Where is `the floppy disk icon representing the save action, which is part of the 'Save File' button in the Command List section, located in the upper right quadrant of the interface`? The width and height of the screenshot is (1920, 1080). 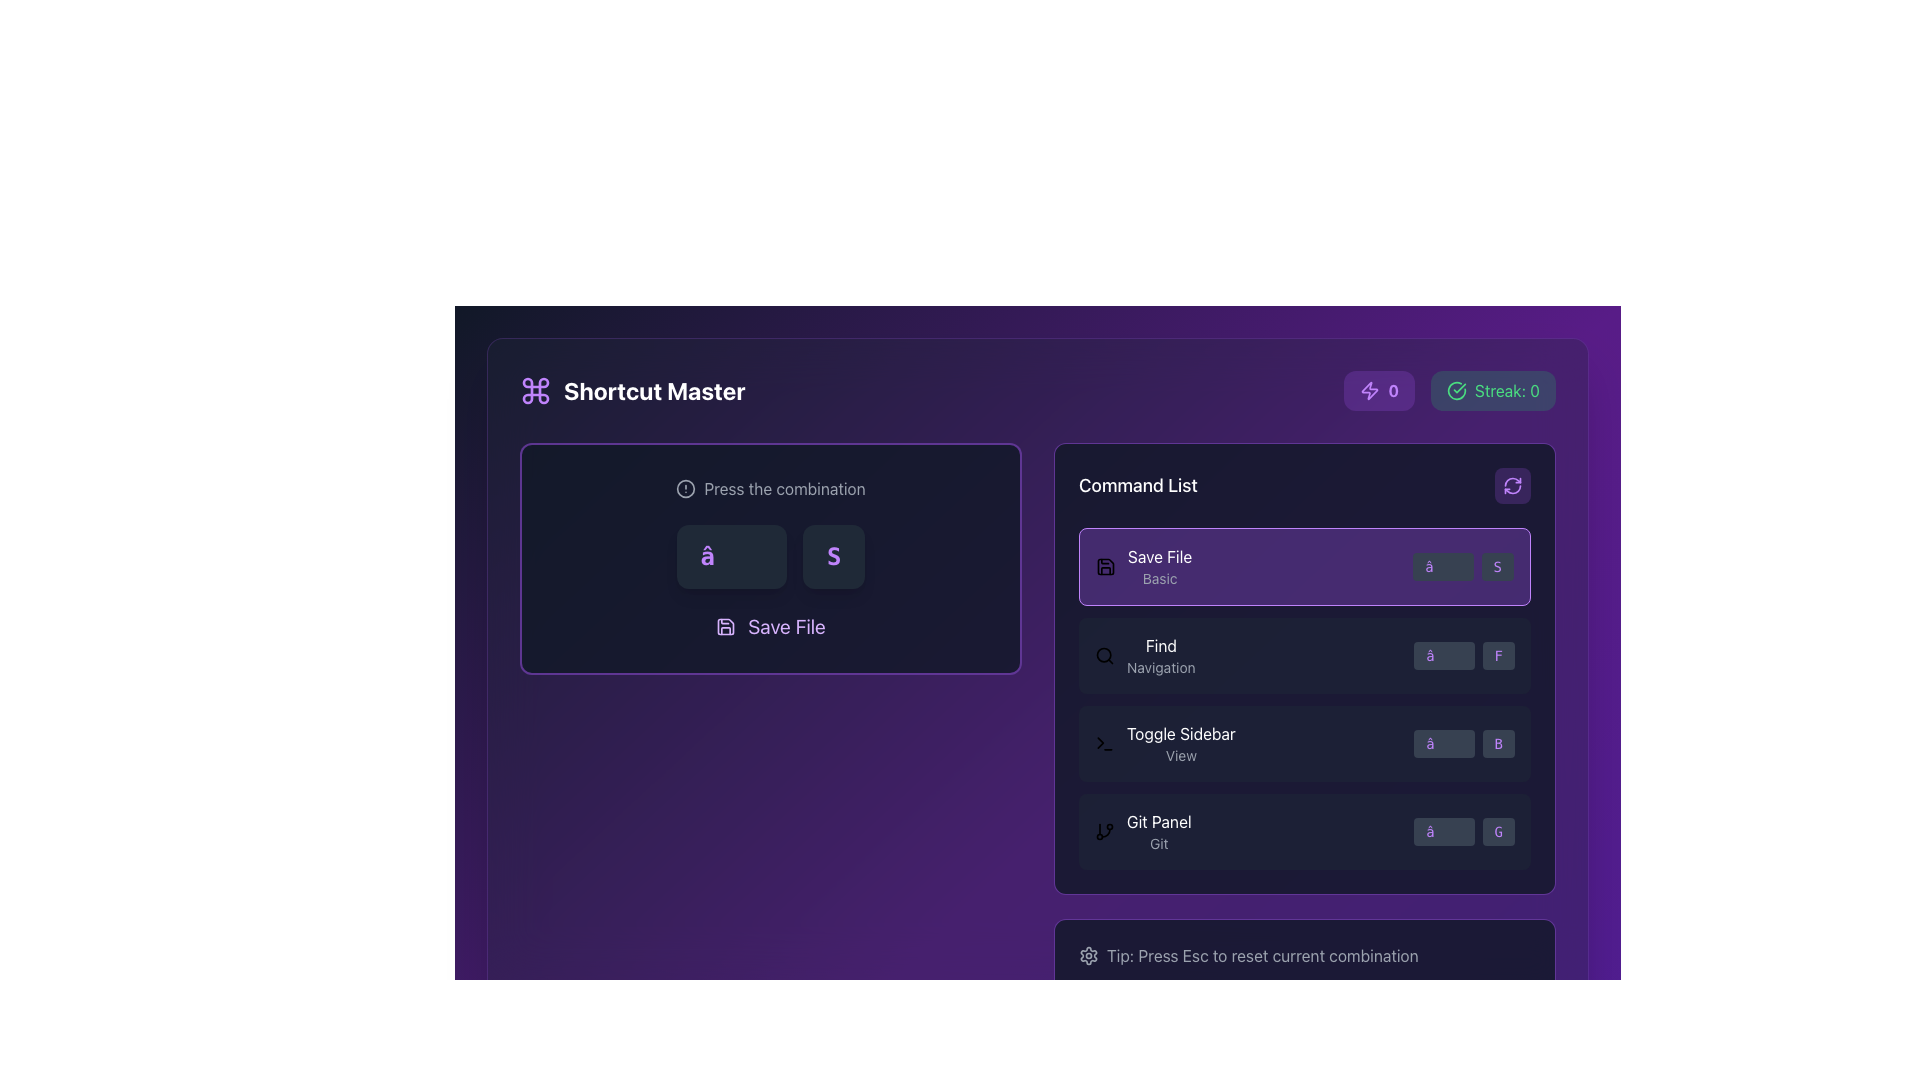 the floppy disk icon representing the save action, which is part of the 'Save File' button in the Command List section, located in the upper right quadrant of the interface is located at coordinates (725, 626).